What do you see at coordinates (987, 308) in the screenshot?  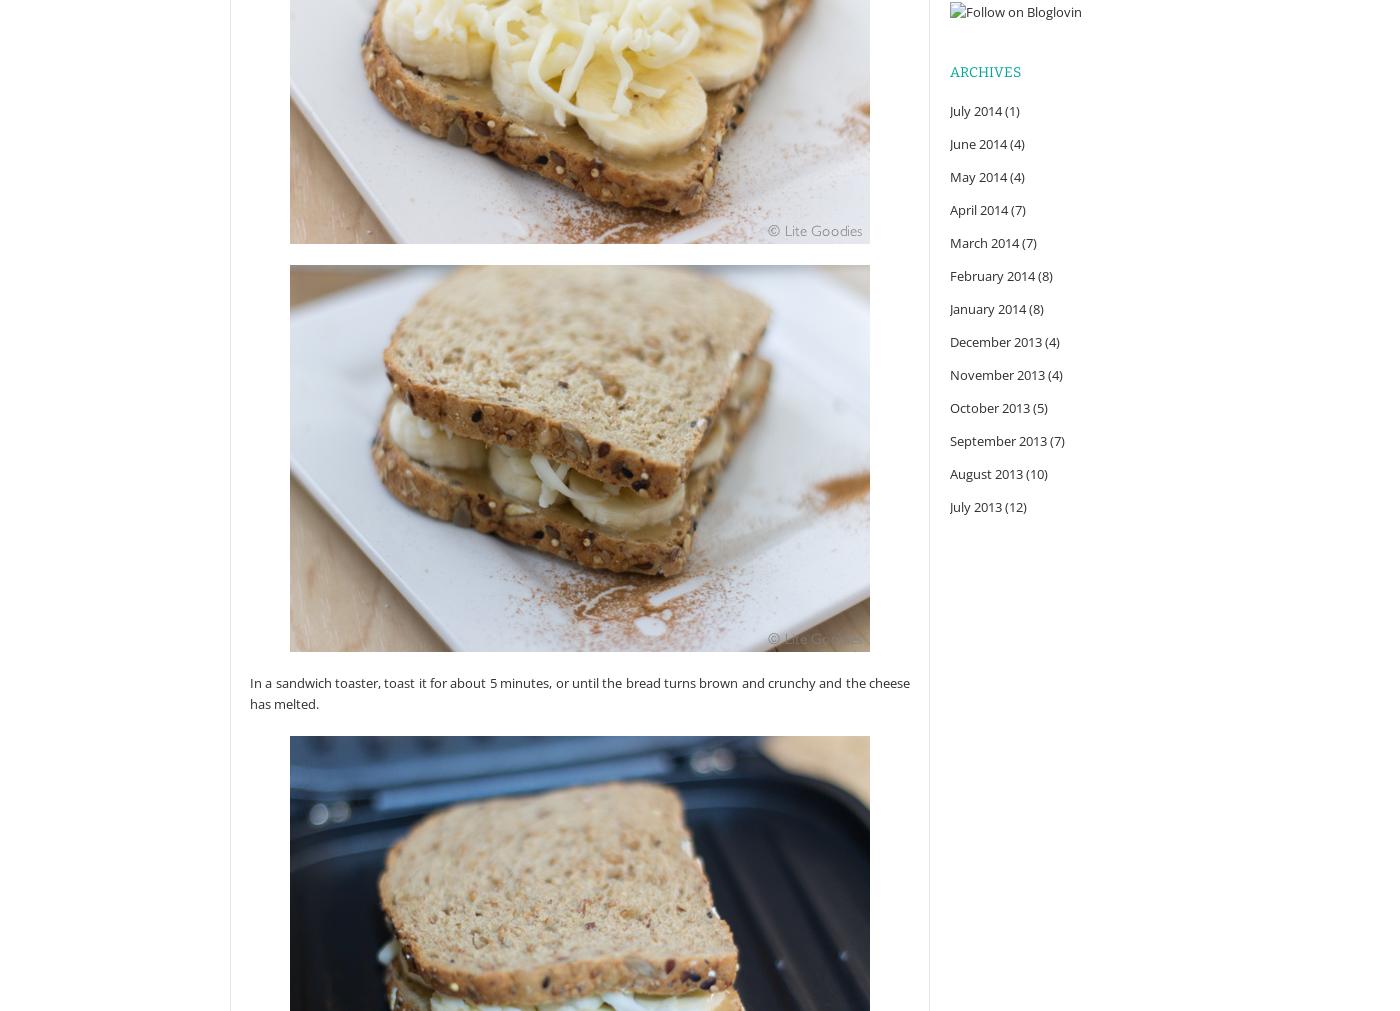 I see `'January 2014'` at bounding box center [987, 308].